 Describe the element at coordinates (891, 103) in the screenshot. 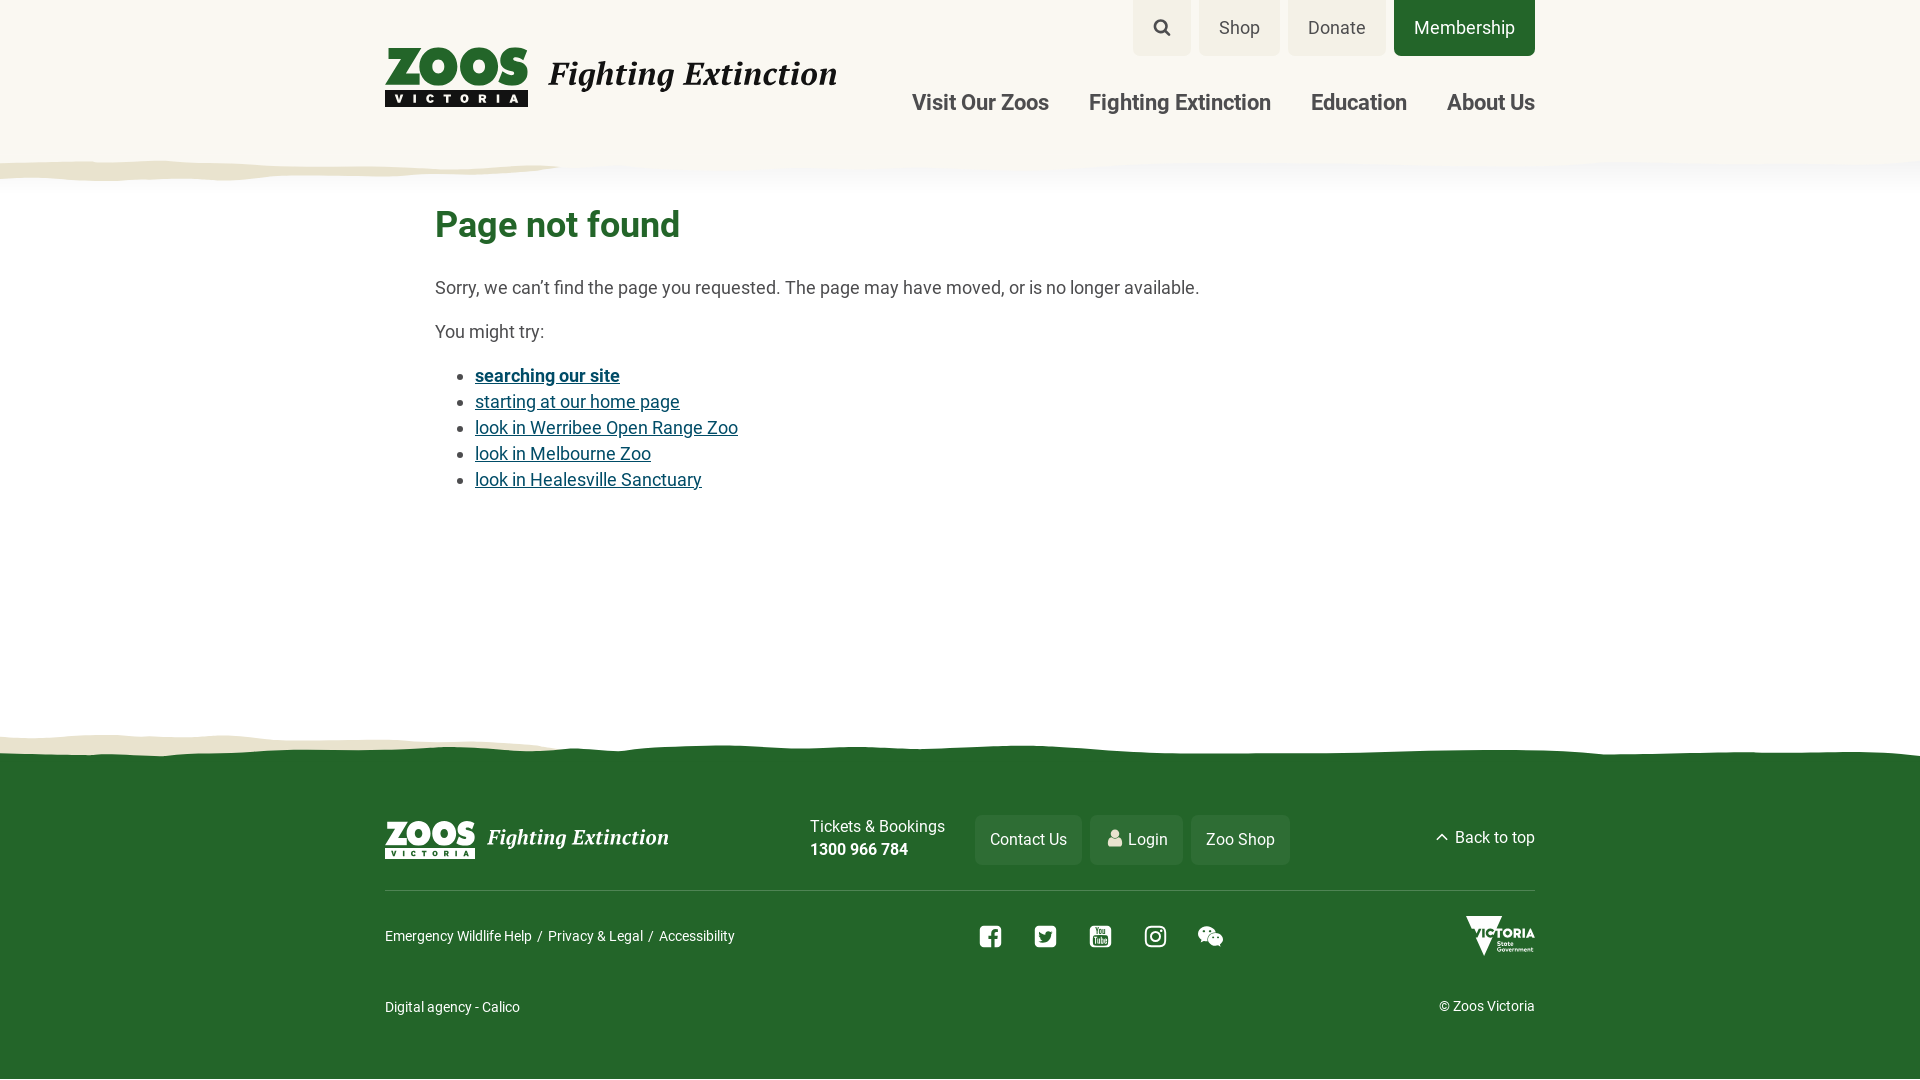

I see `'Visit Our Zoos'` at that location.